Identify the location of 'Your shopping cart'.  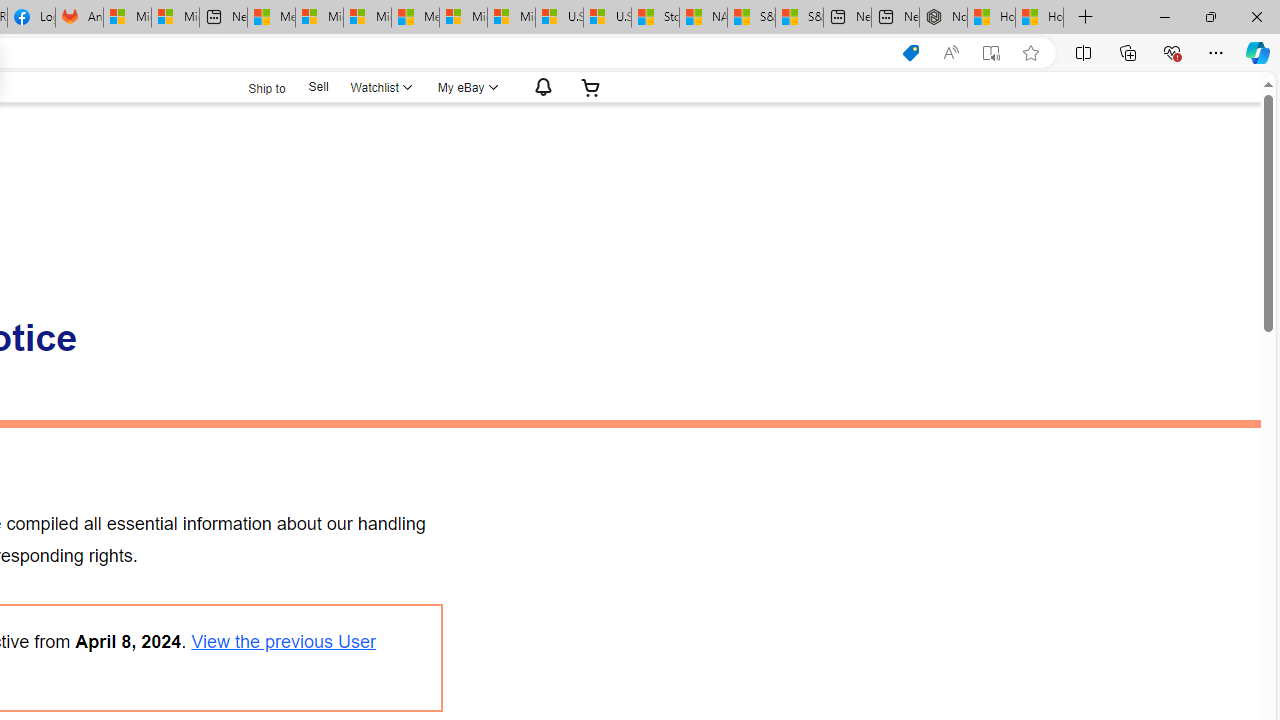
(590, 86).